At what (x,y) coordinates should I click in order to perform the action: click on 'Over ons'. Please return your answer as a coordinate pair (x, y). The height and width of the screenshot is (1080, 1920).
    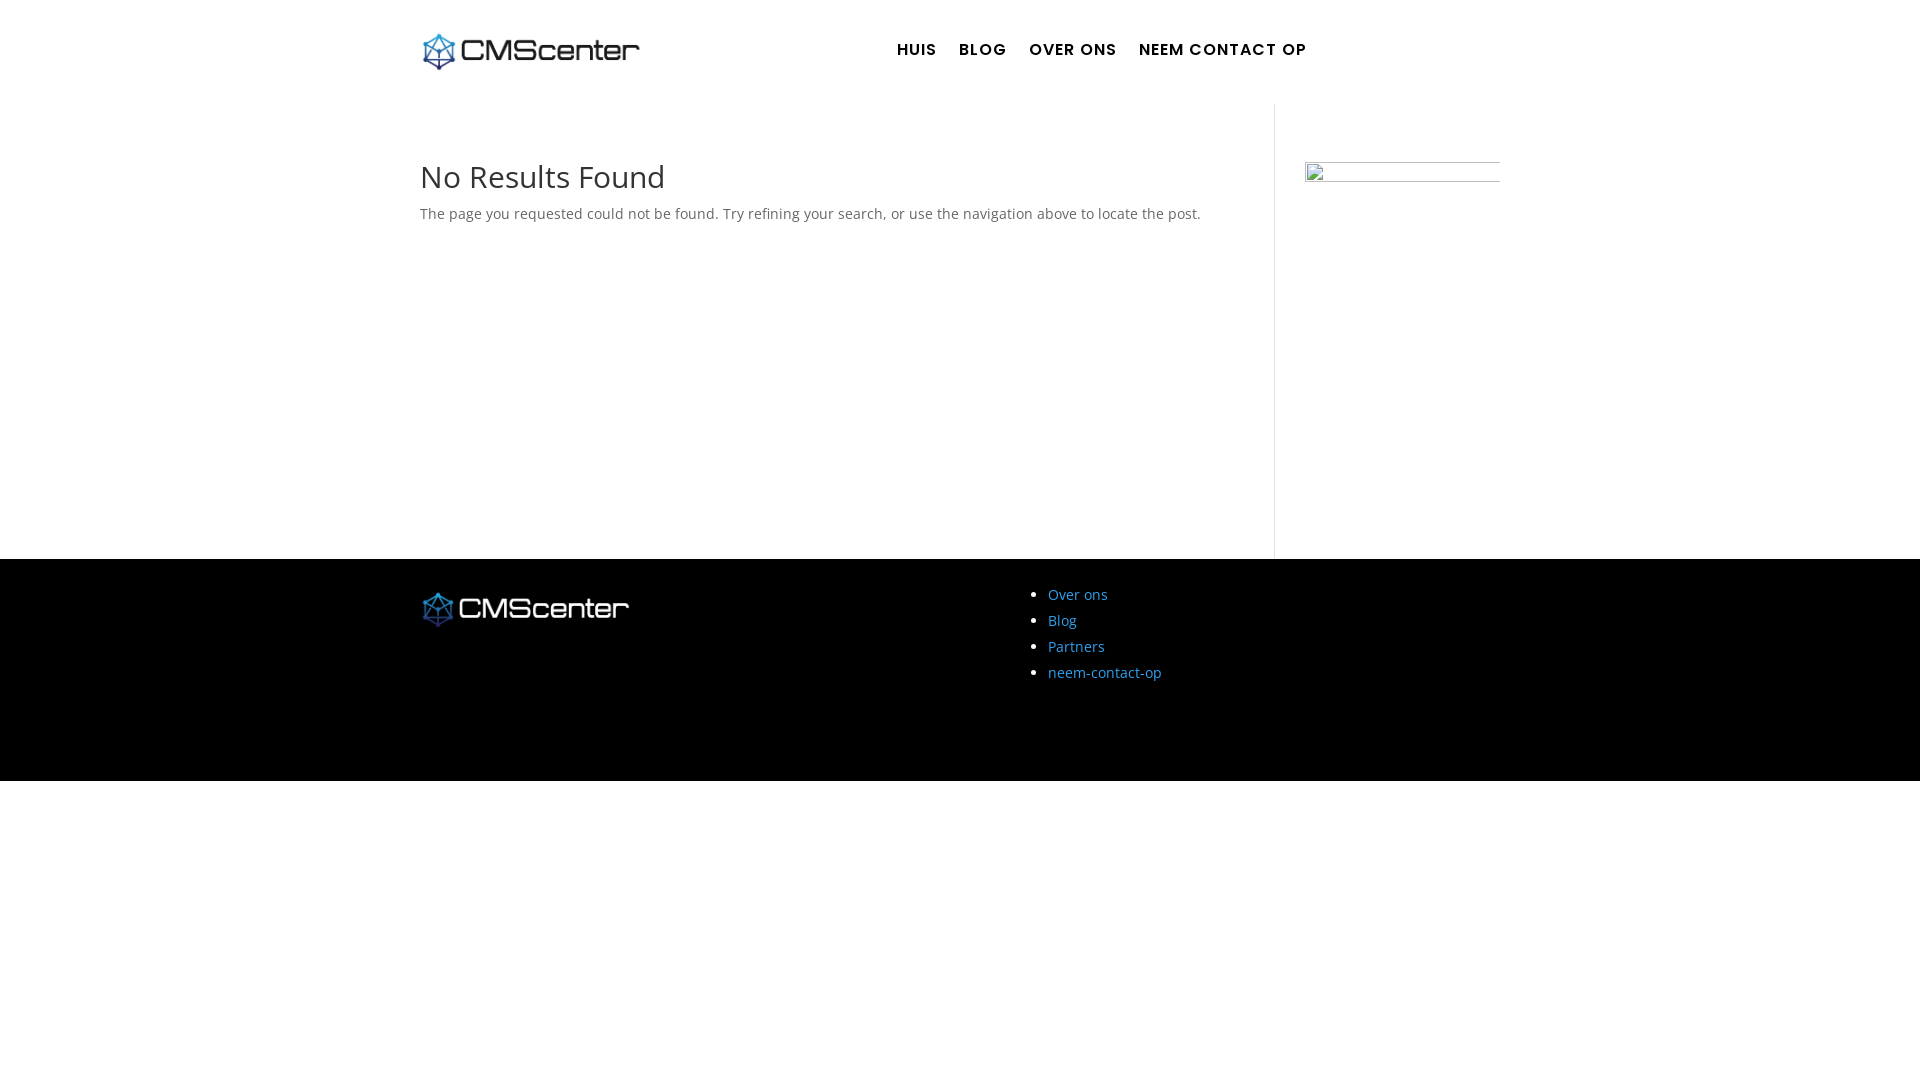
    Looking at the image, I should click on (1077, 593).